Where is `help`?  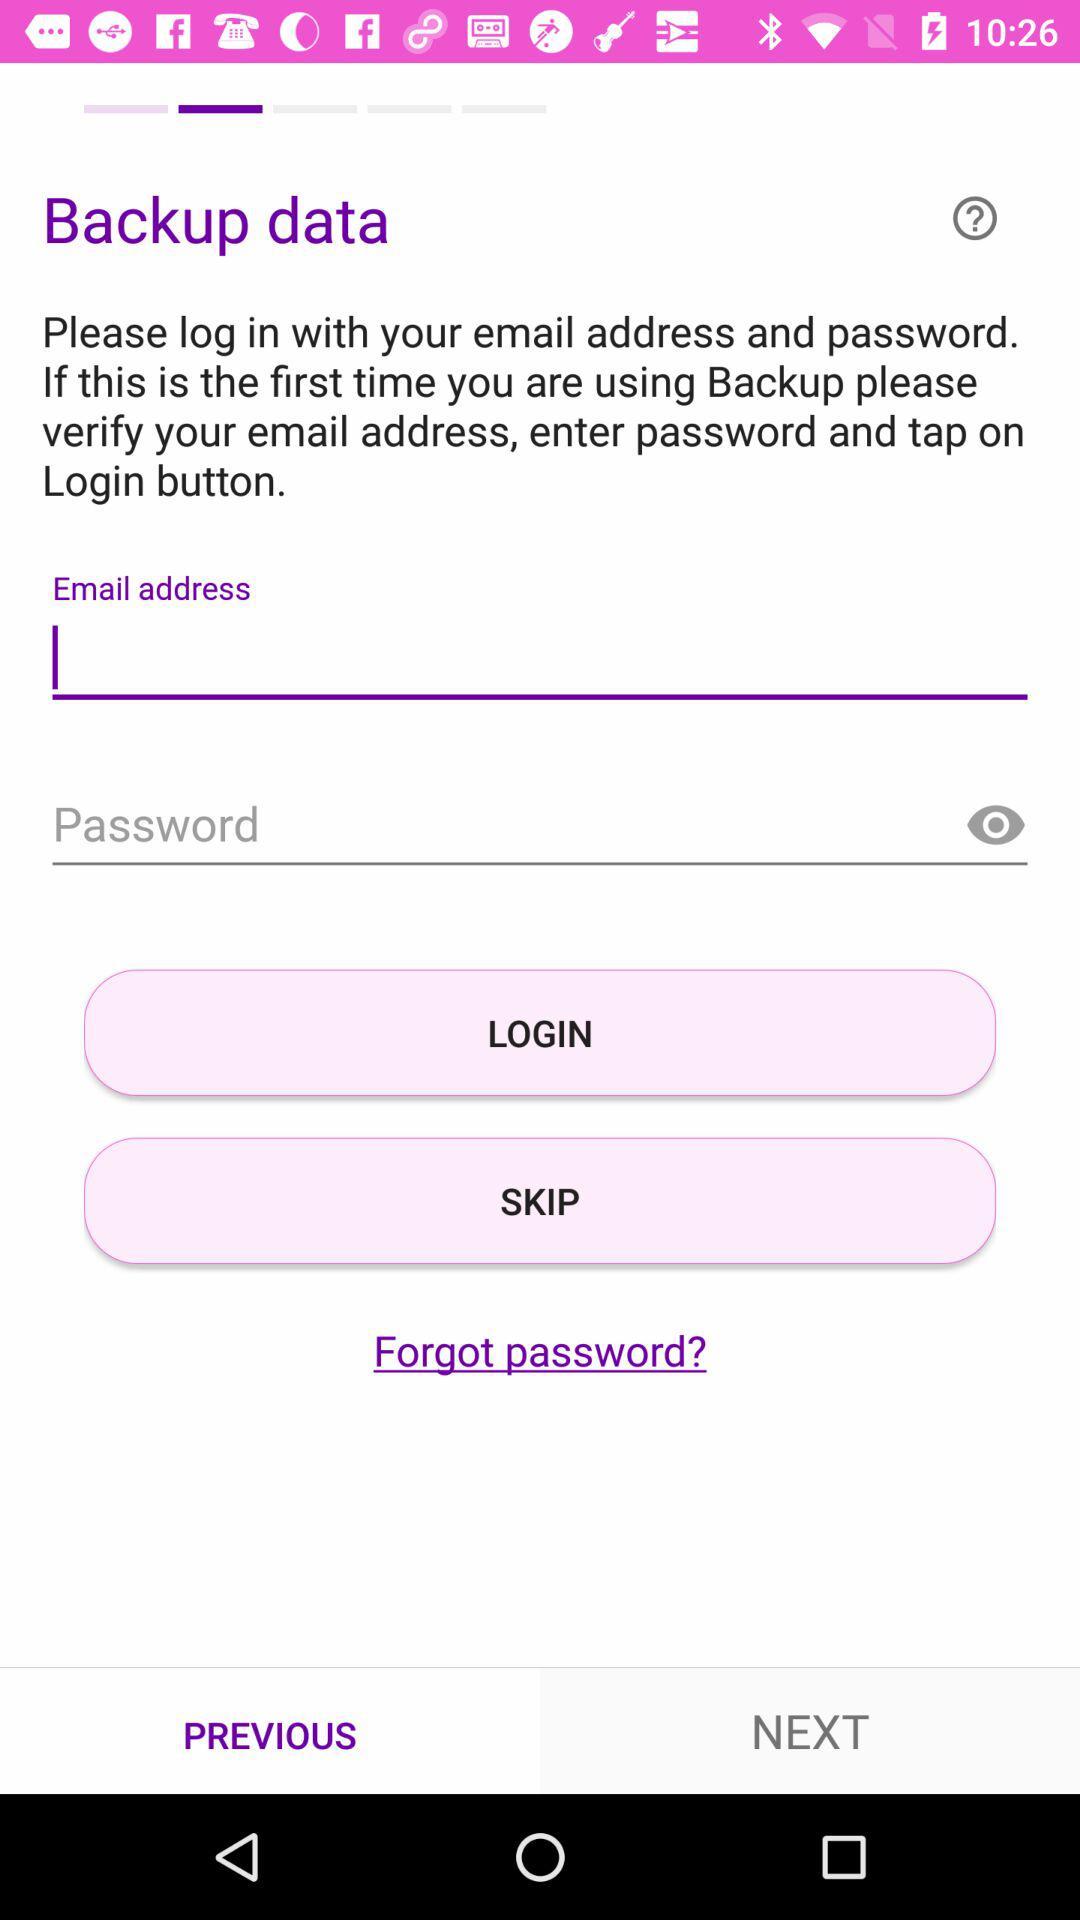 help is located at coordinates (974, 218).